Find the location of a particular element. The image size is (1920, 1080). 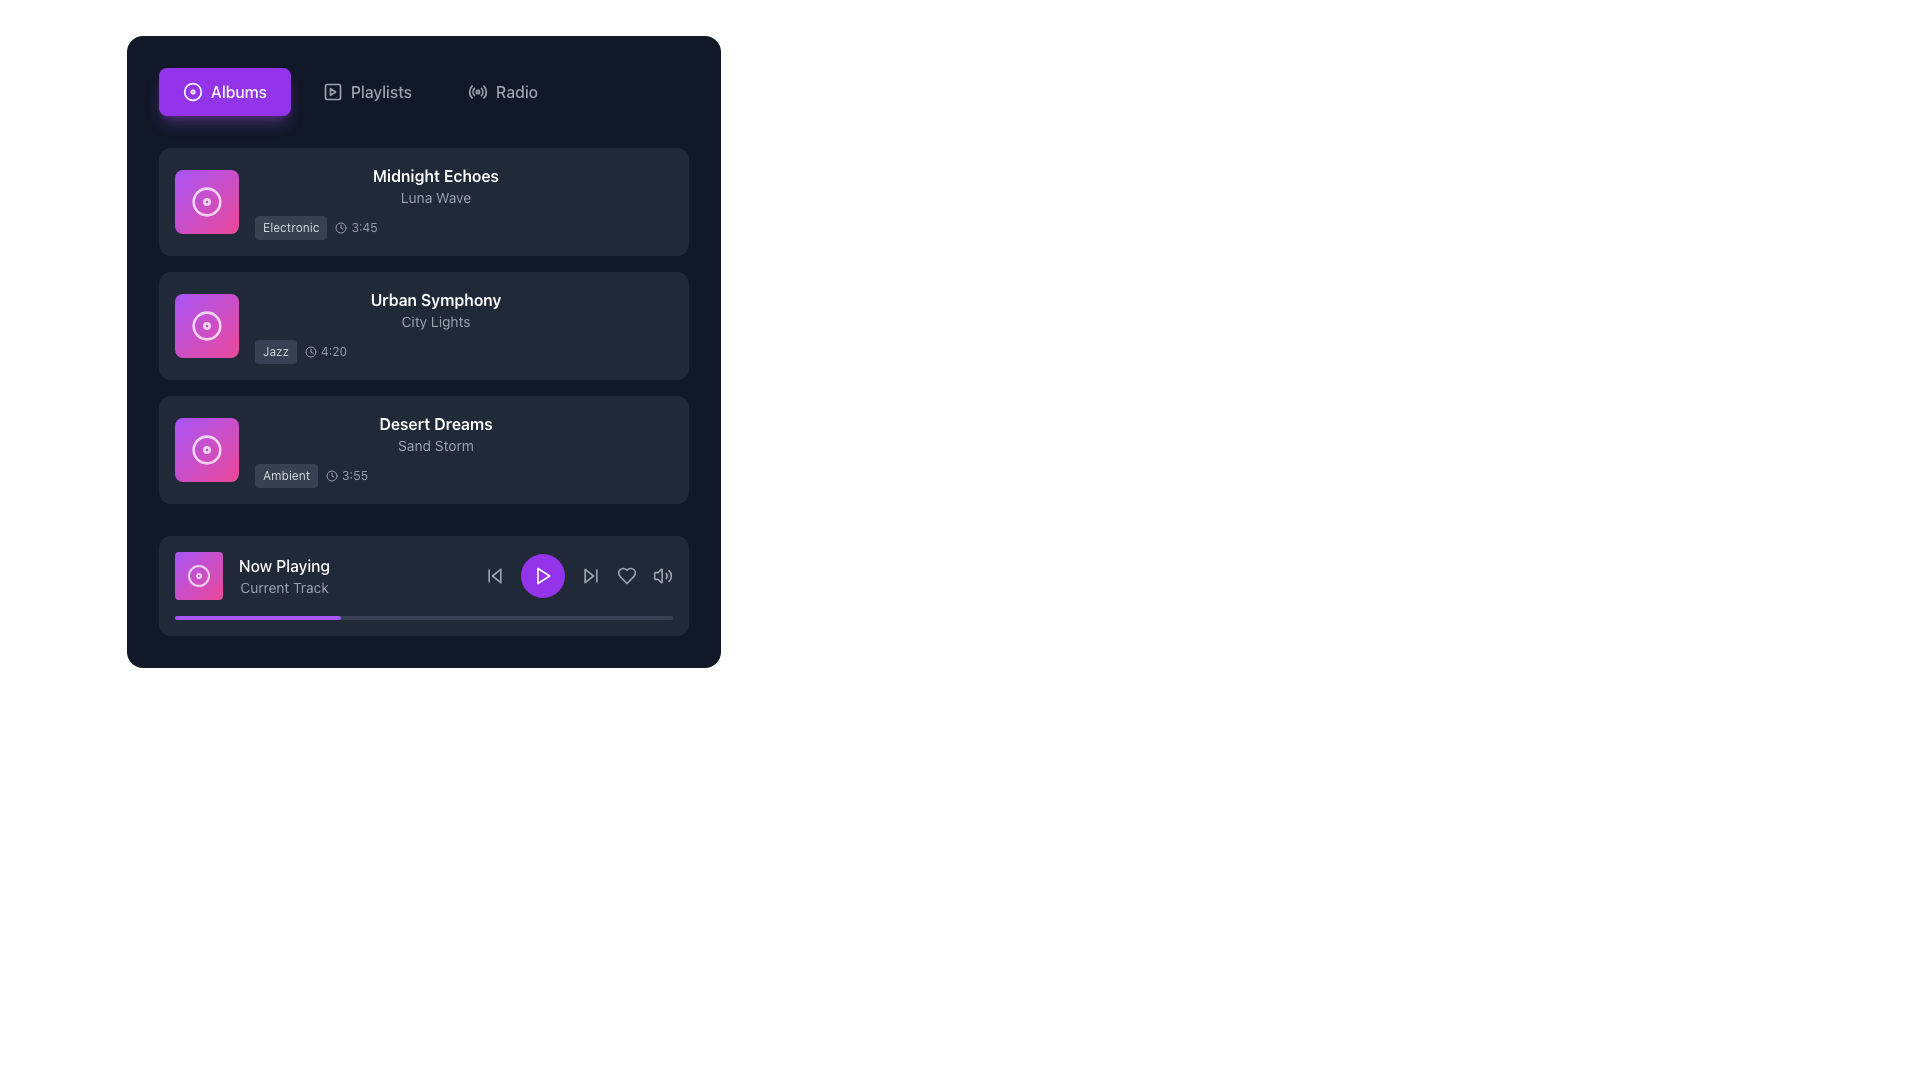

the text label displaying 'Ambient', which is located to the left of the time indicator '3:55' and to the right of the track's artwork icon in the 'Desert Dreams' section is located at coordinates (285, 475).